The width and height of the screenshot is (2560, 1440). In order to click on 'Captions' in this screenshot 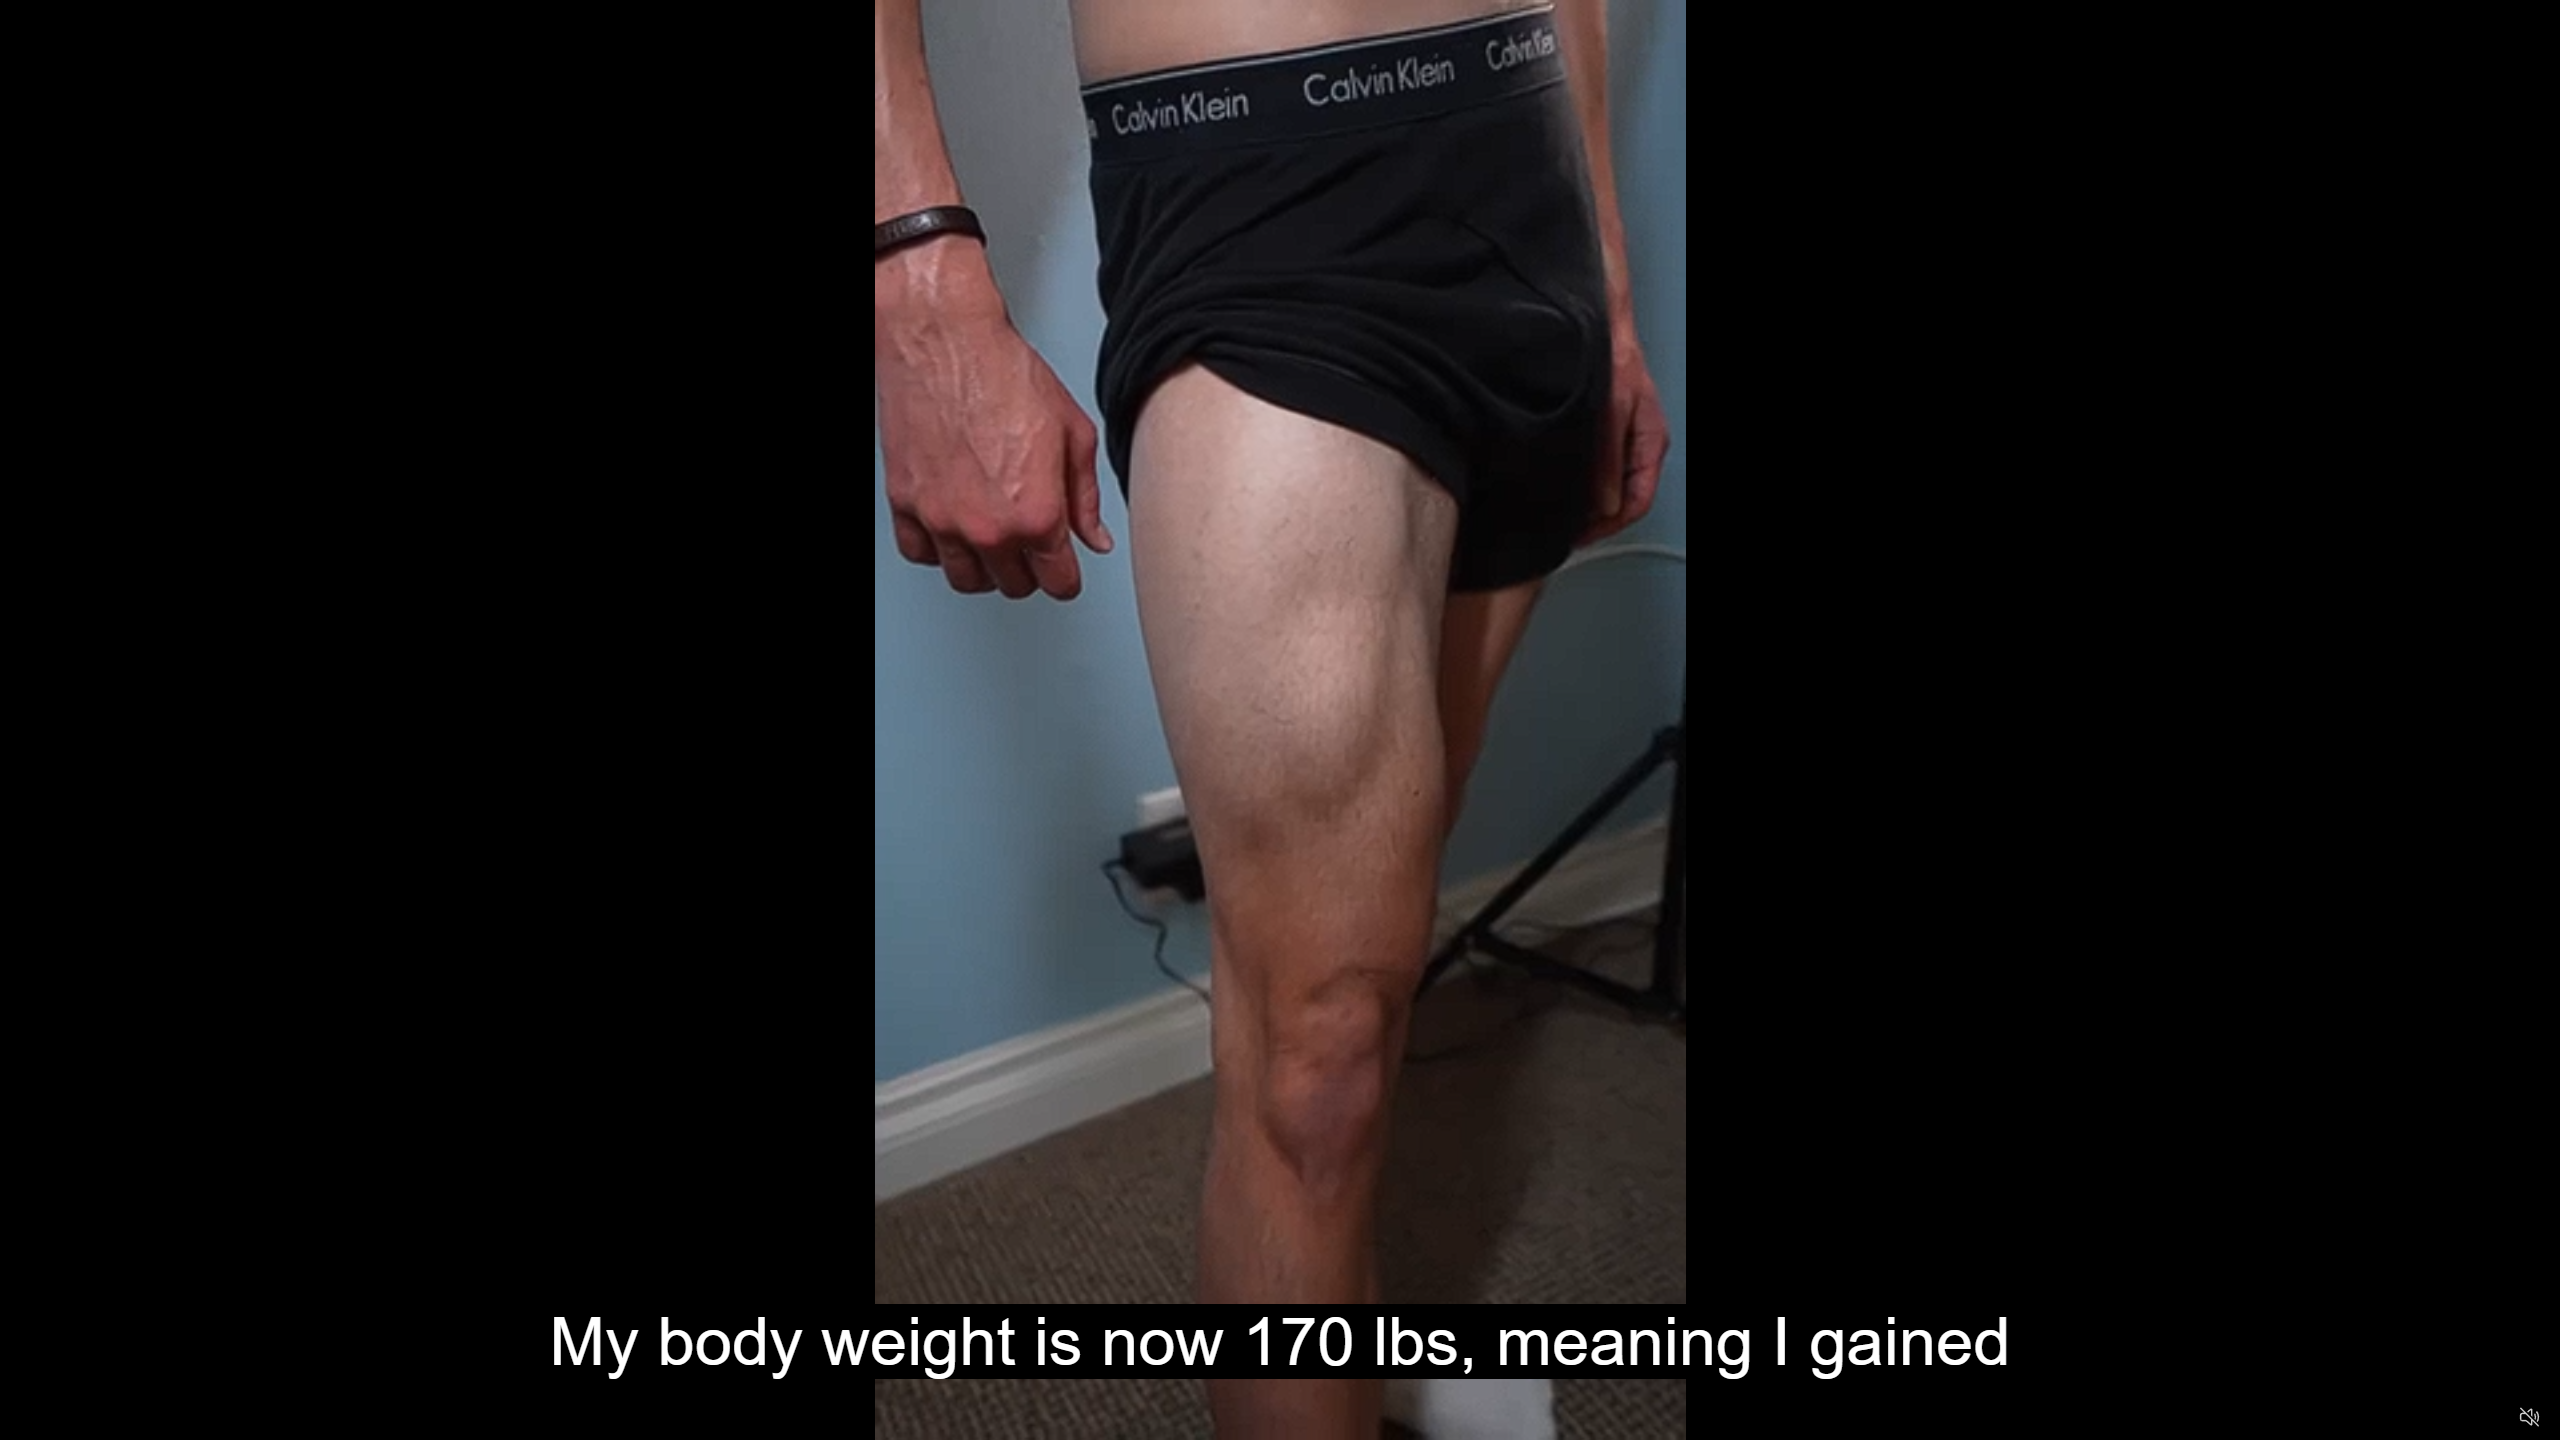, I will do `click(2451, 1417)`.